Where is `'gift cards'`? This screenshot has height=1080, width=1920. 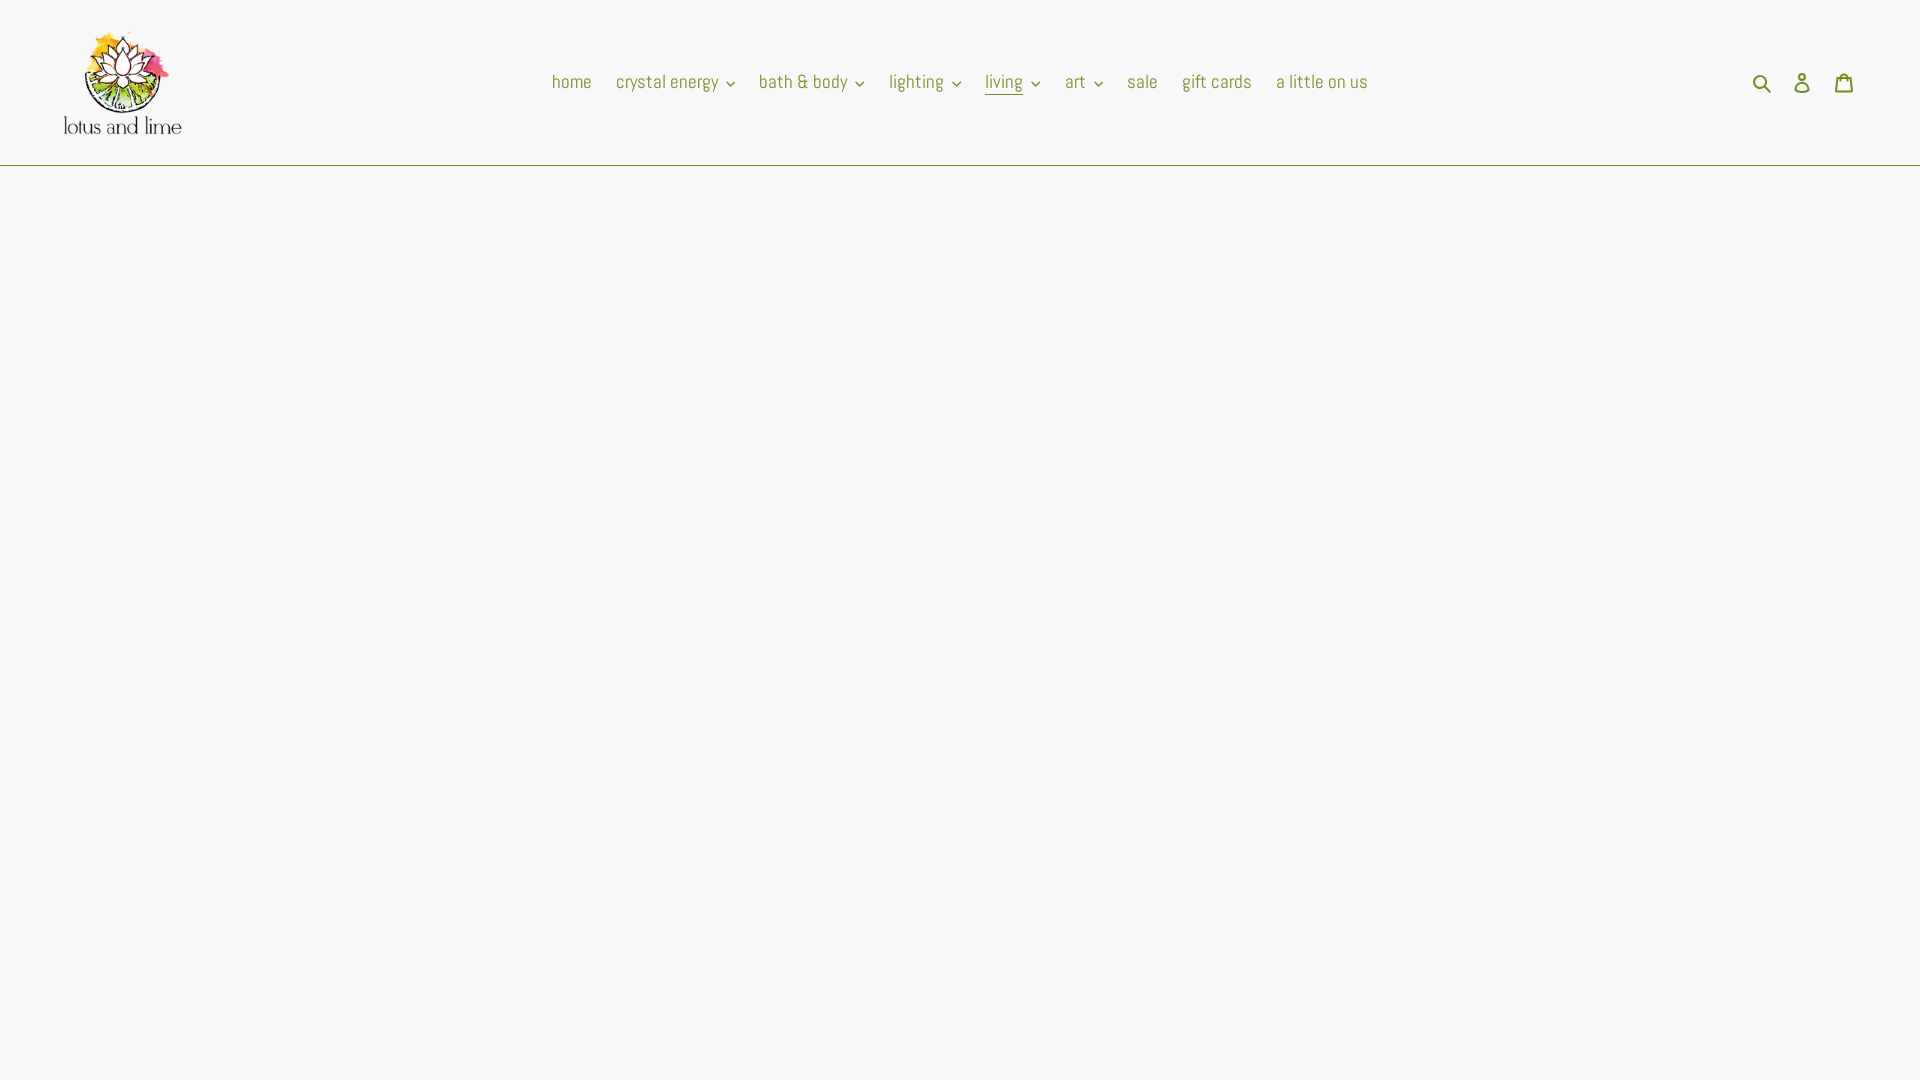 'gift cards' is located at coordinates (1216, 81).